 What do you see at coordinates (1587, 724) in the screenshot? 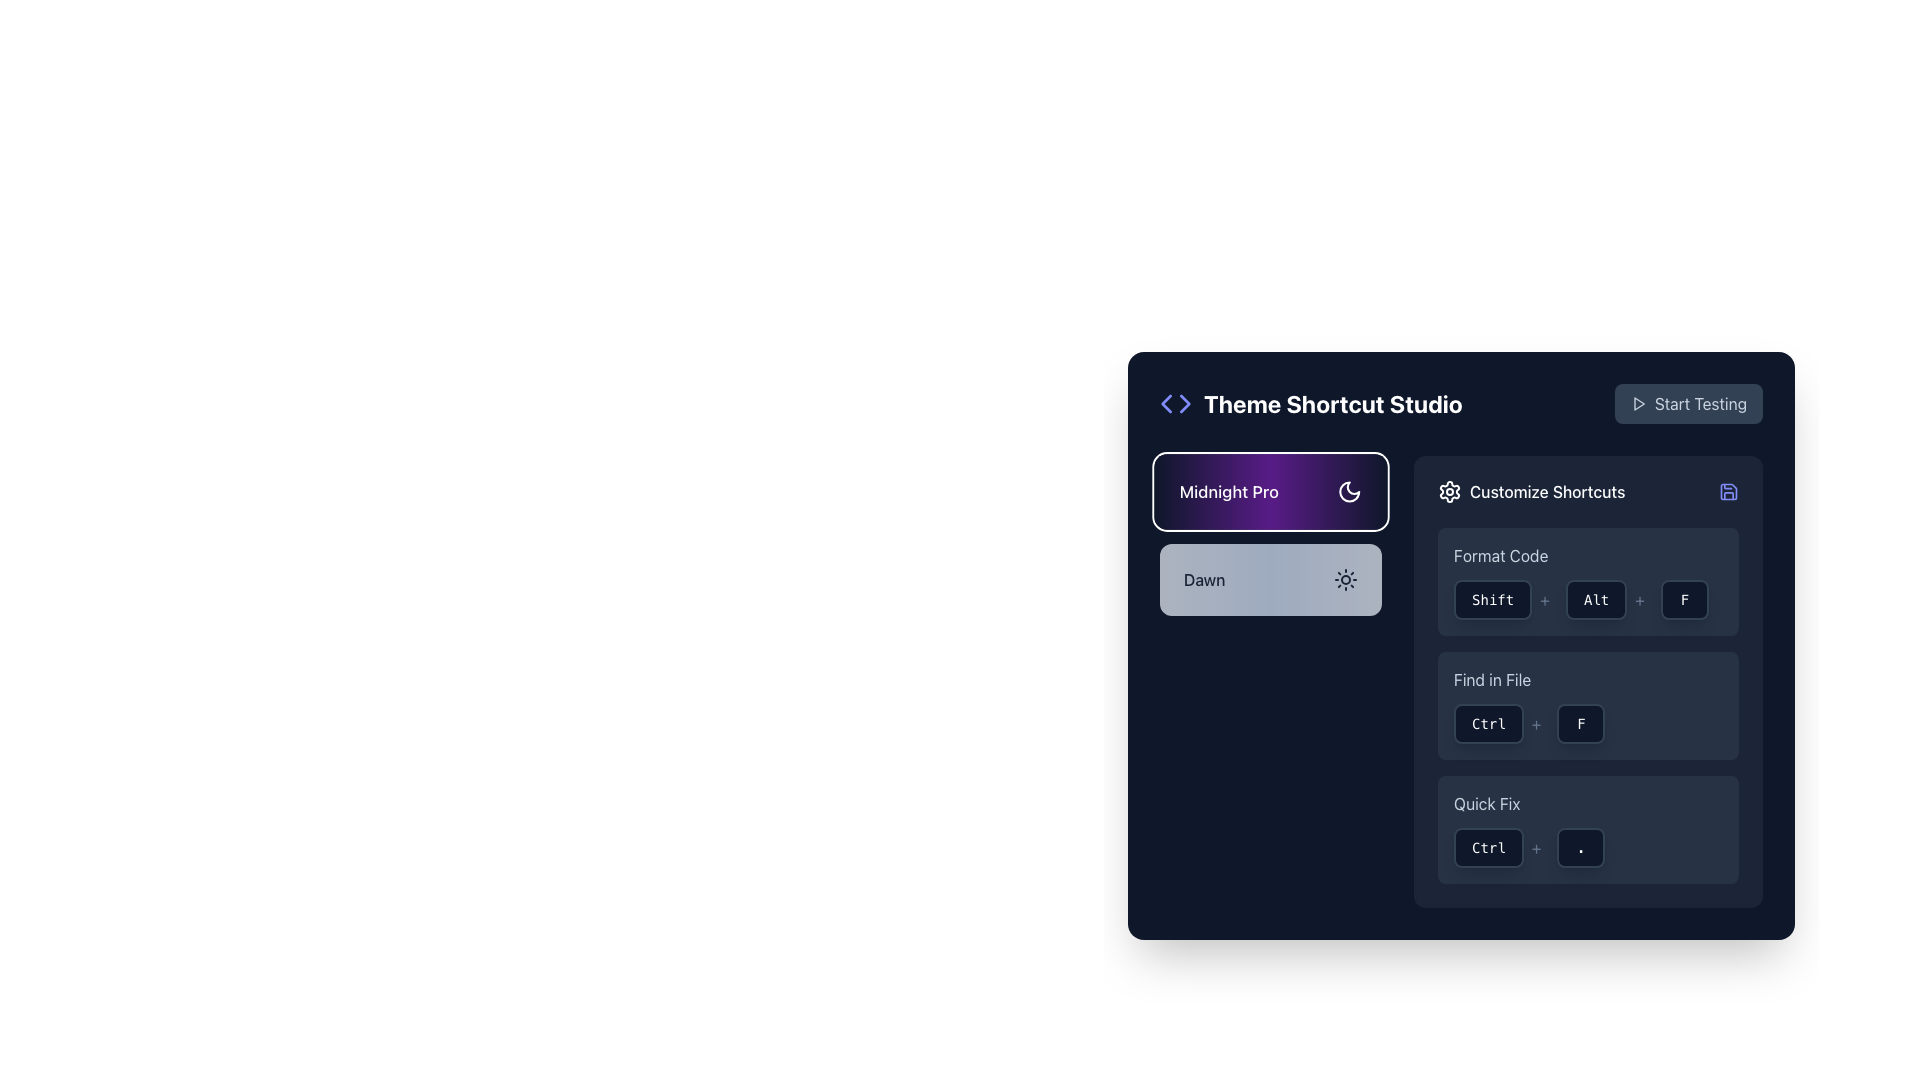
I see `the keyboard shortcut display for 'Ctrl+F', which is located in the 'Find in File' section on the right sidebar, beneath 'Customize Shortcuts'` at bounding box center [1587, 724].